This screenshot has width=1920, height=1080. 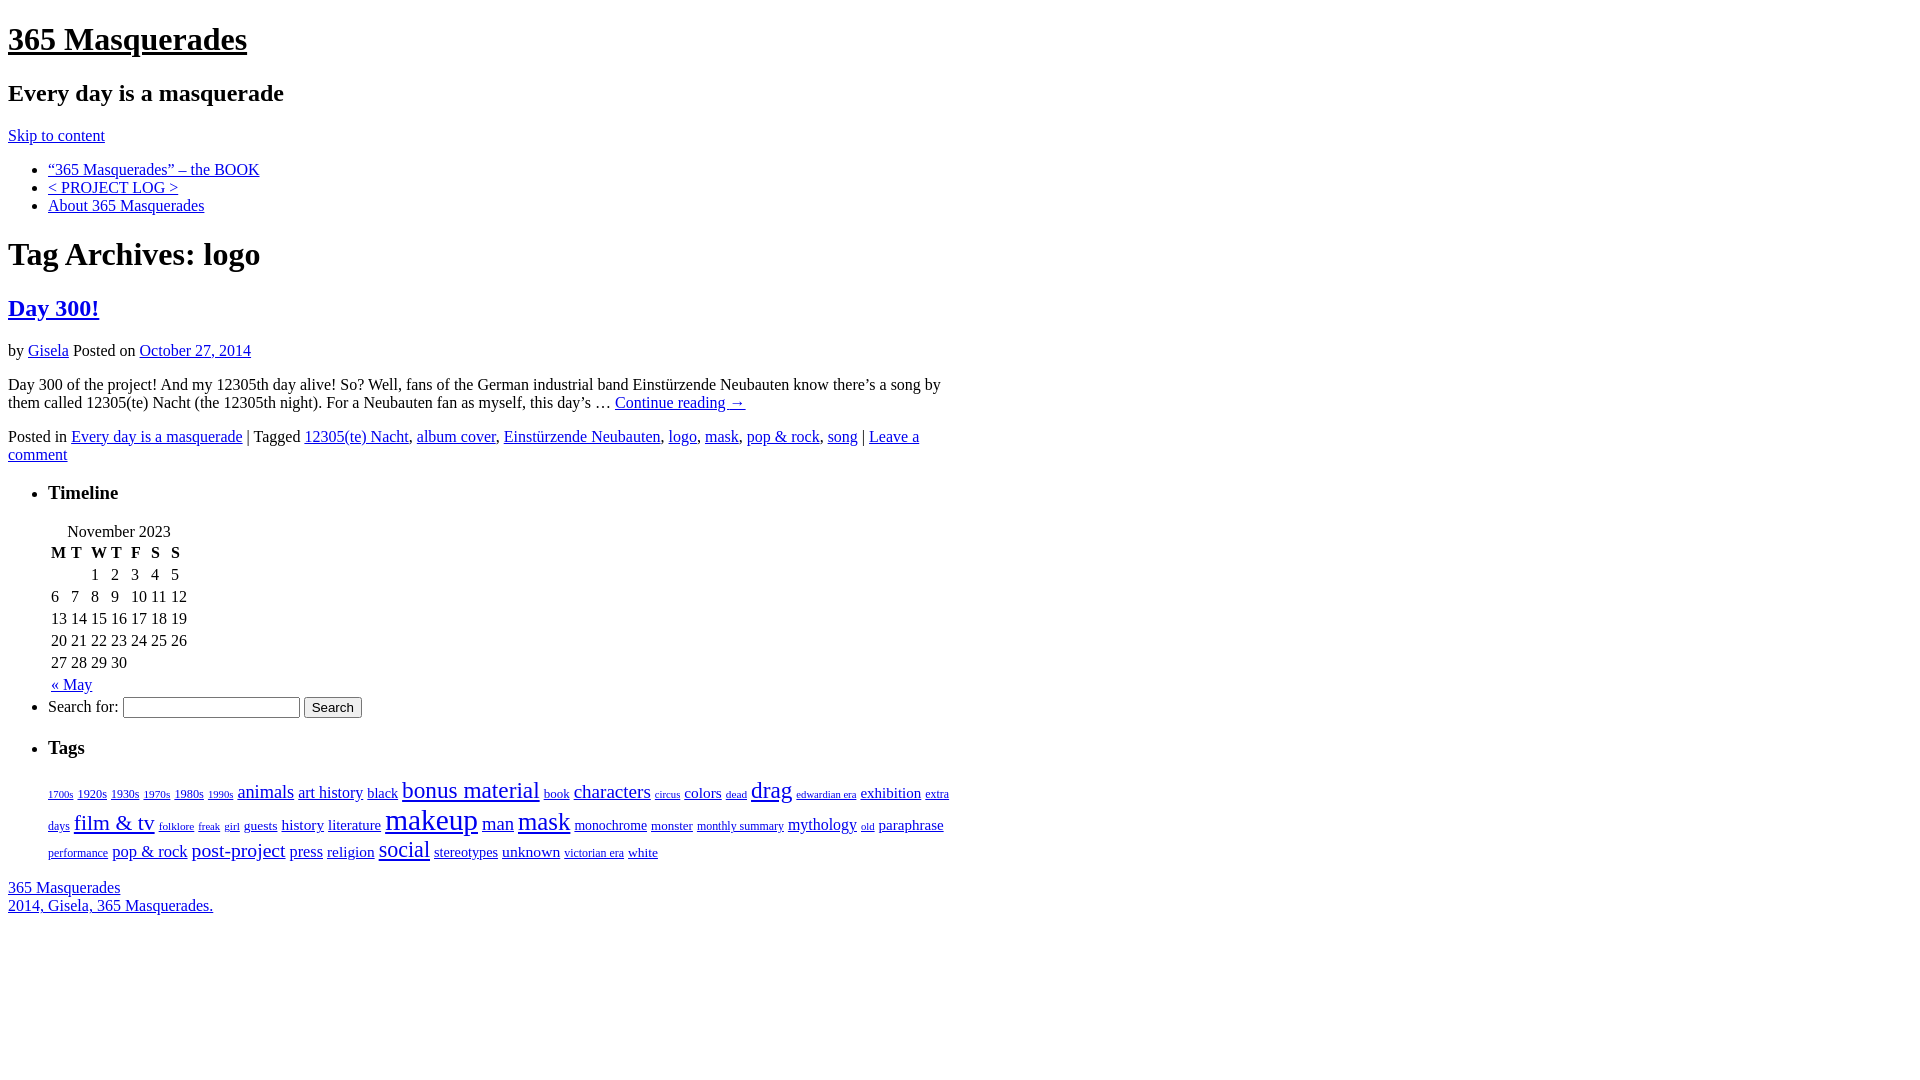 I want to click on 'logo', so click(x=682, y=435).